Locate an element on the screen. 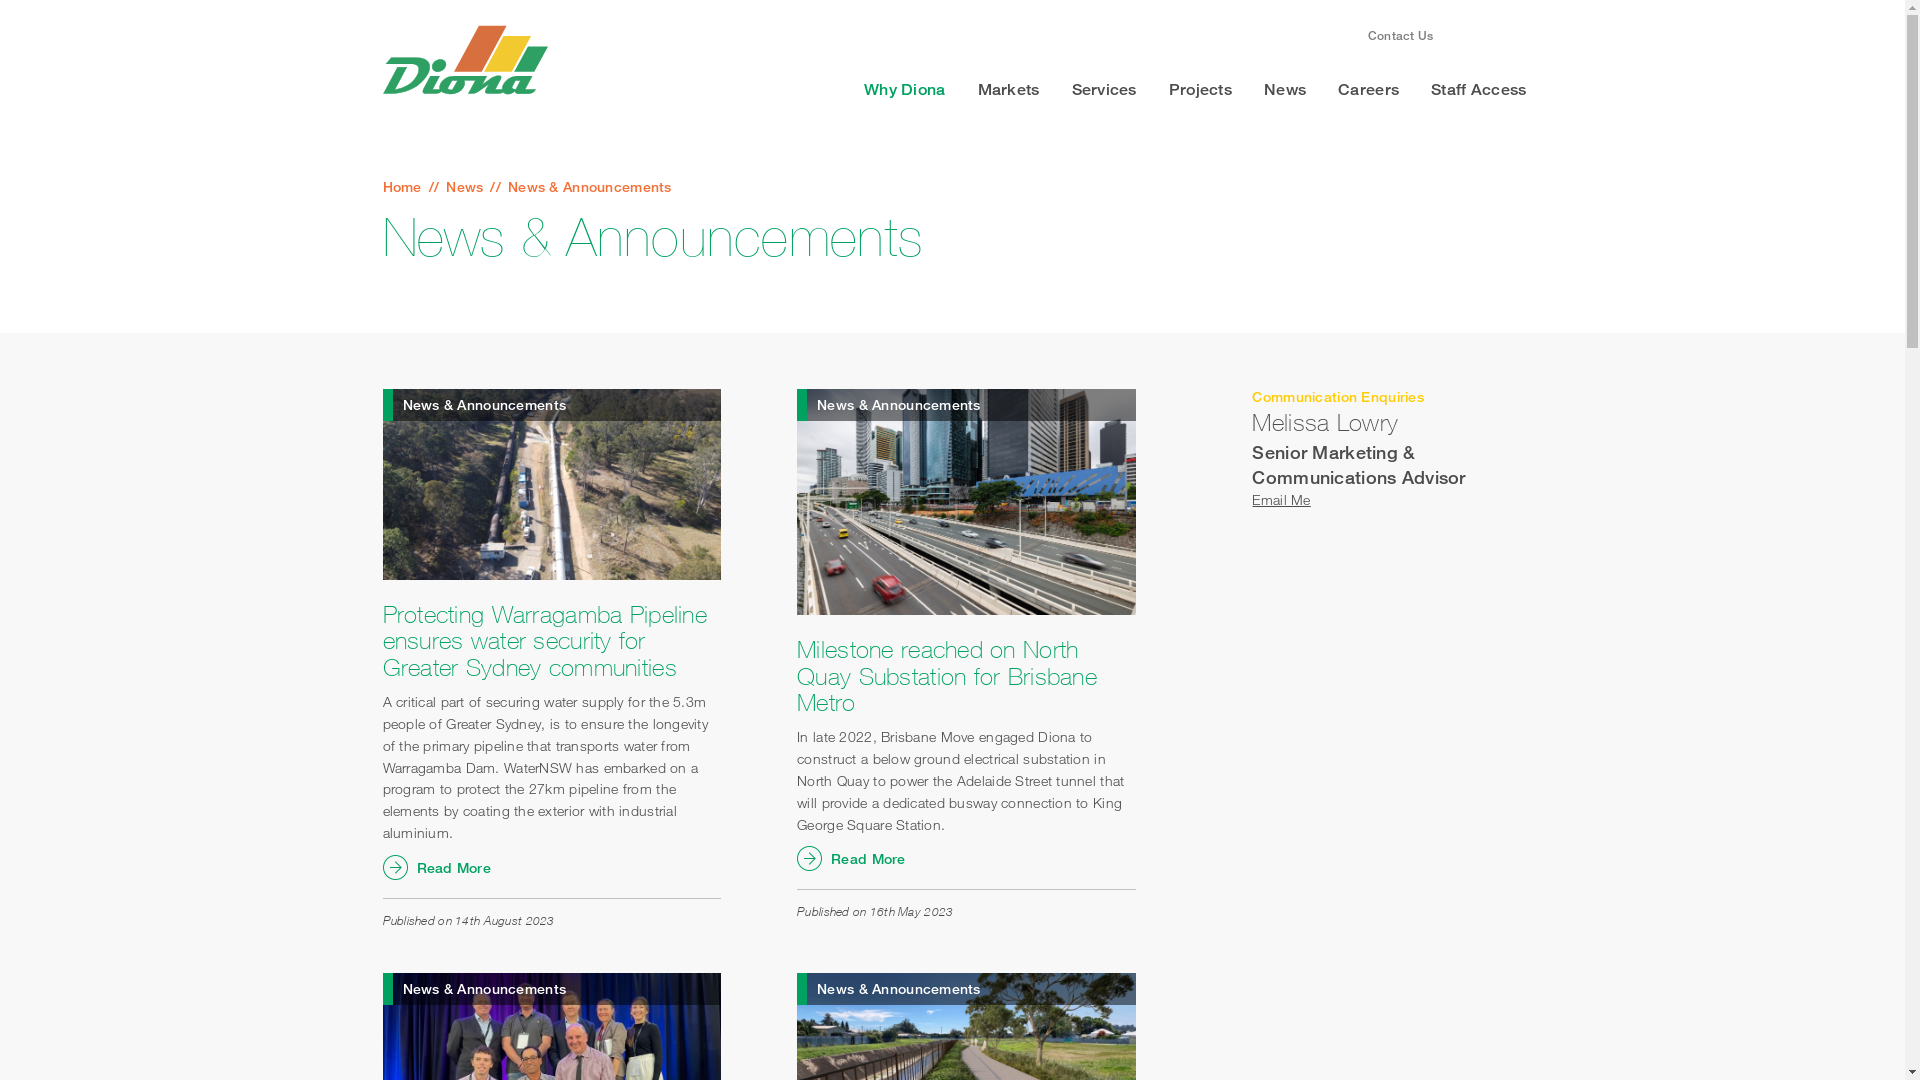 This screenshot has height=1080, width=1920. 'Why Diona' is located at coordinates (904, 88).